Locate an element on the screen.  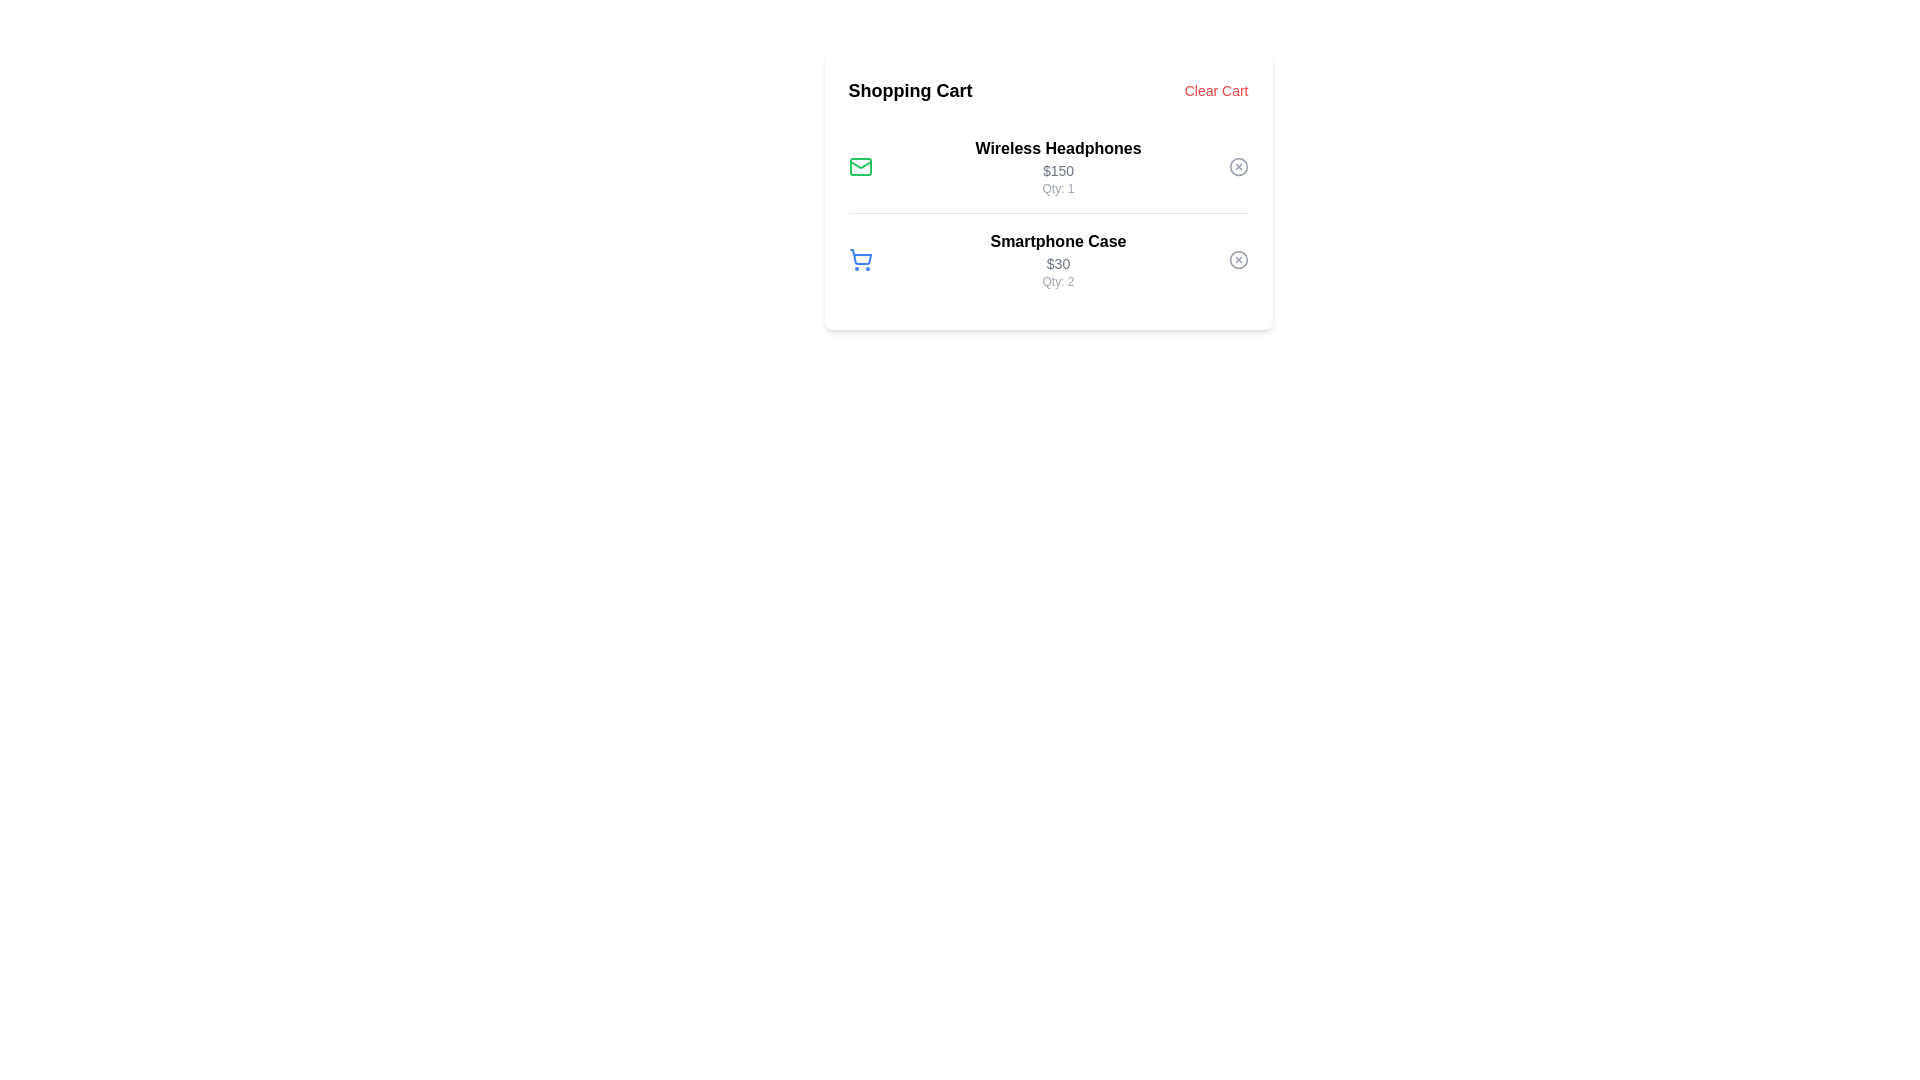
the circular graphical component within the close button of the 'Smartphone Case' row in the 'Shopping Cart' is located at coordinates (1237, 258).